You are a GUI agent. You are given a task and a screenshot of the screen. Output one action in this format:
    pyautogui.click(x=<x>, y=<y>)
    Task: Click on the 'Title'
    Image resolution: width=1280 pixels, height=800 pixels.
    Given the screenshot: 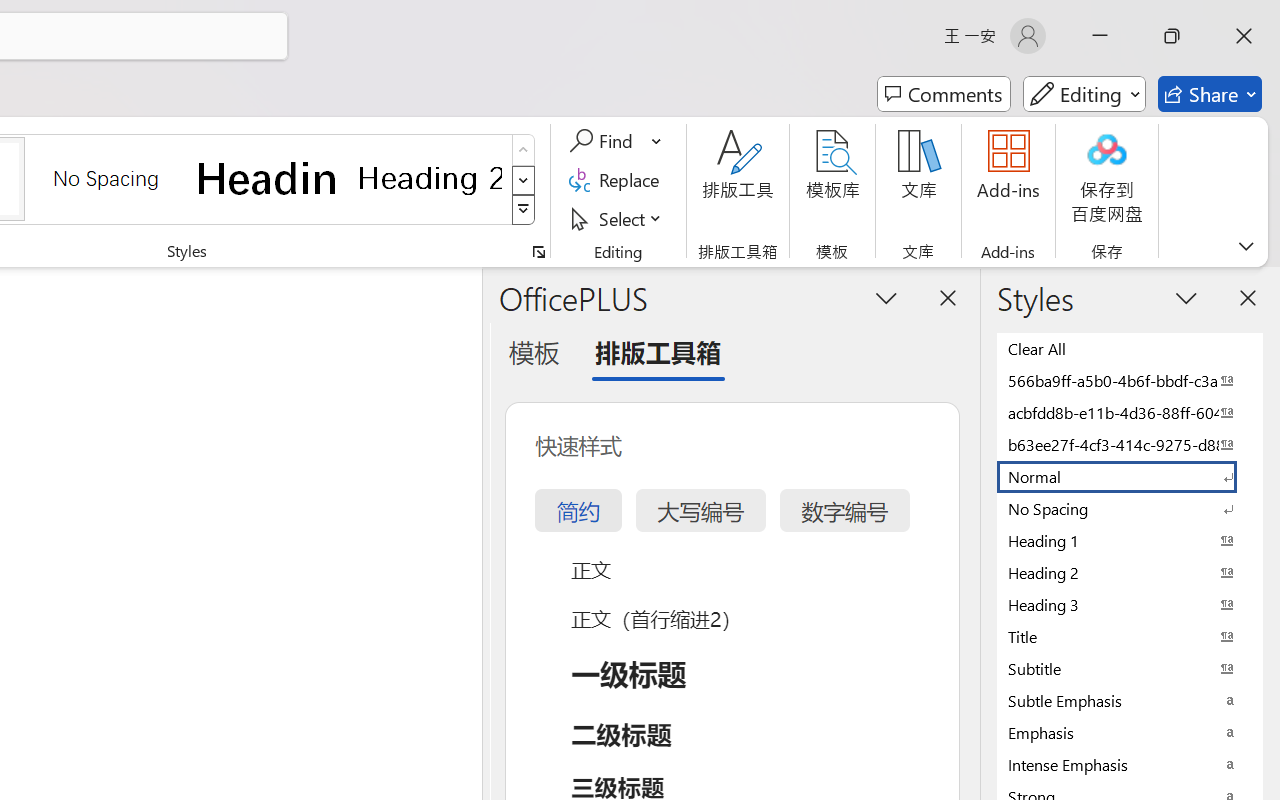 What is the action you would take?
    pyautogui.click(x=1130, y=635)
    